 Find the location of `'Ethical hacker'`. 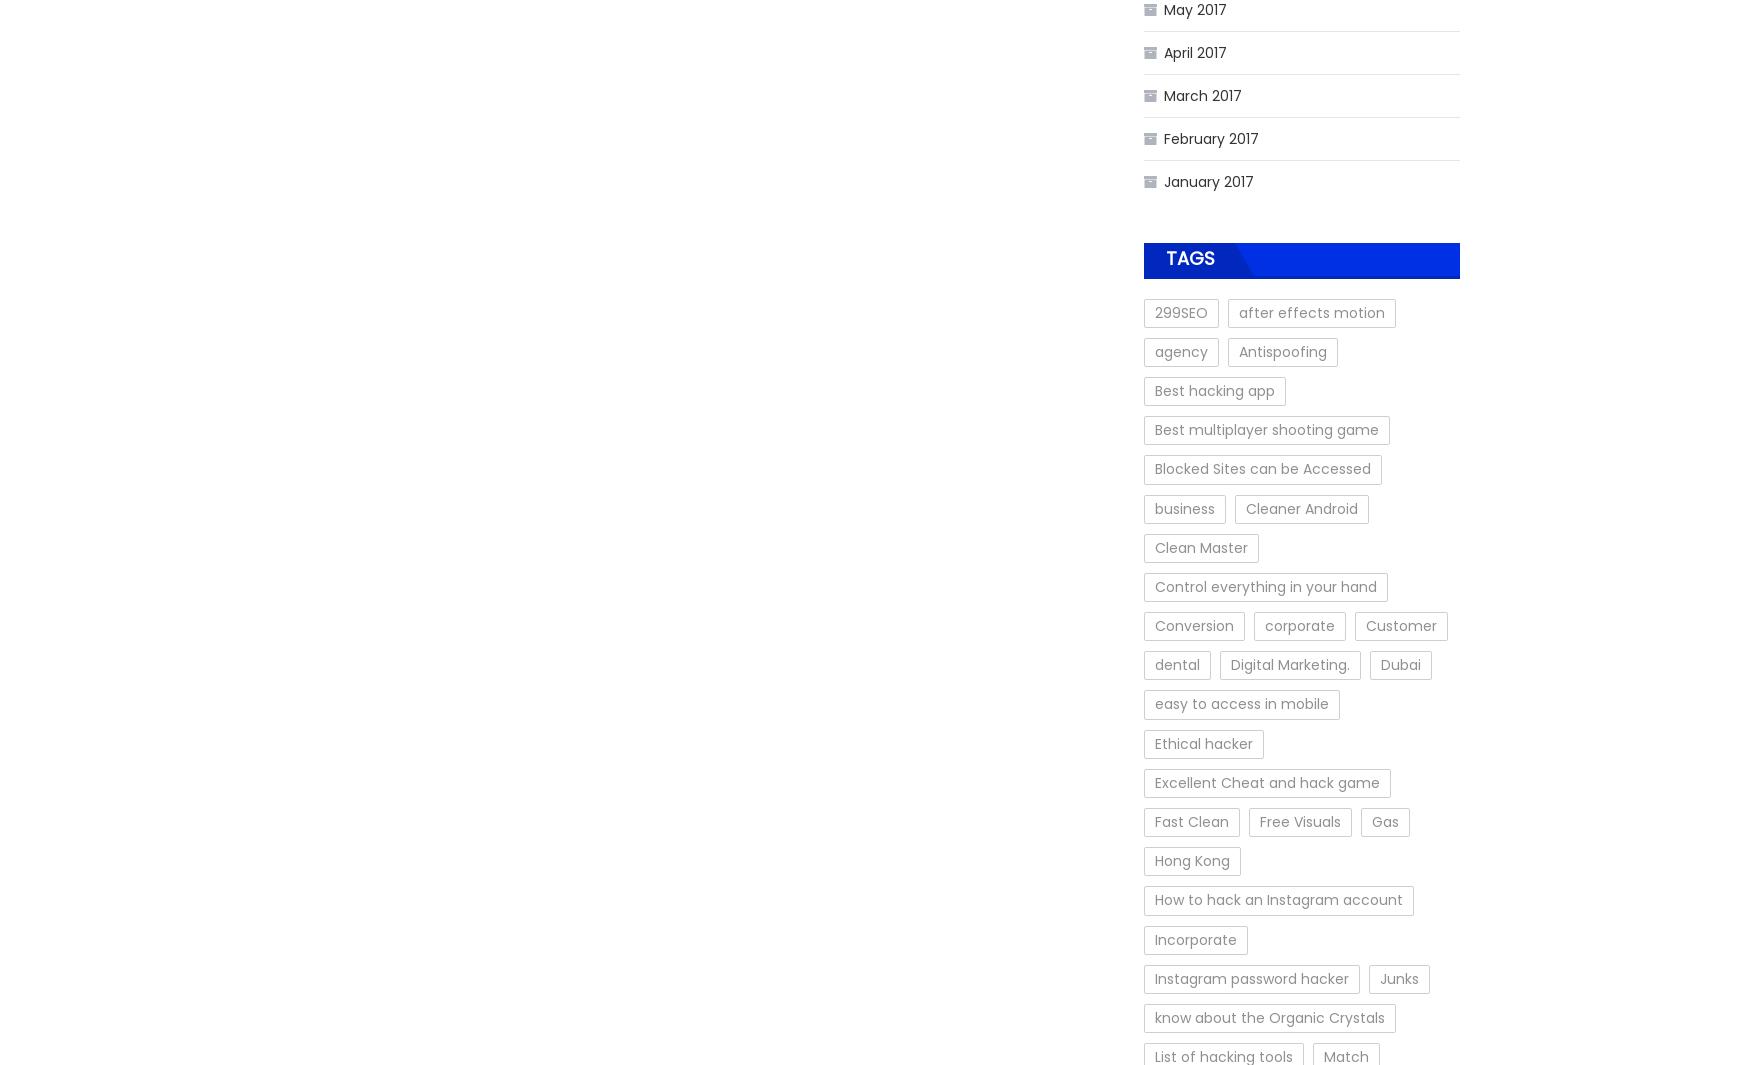

'Ethical hacker' is located at coordinates (1154, 743).